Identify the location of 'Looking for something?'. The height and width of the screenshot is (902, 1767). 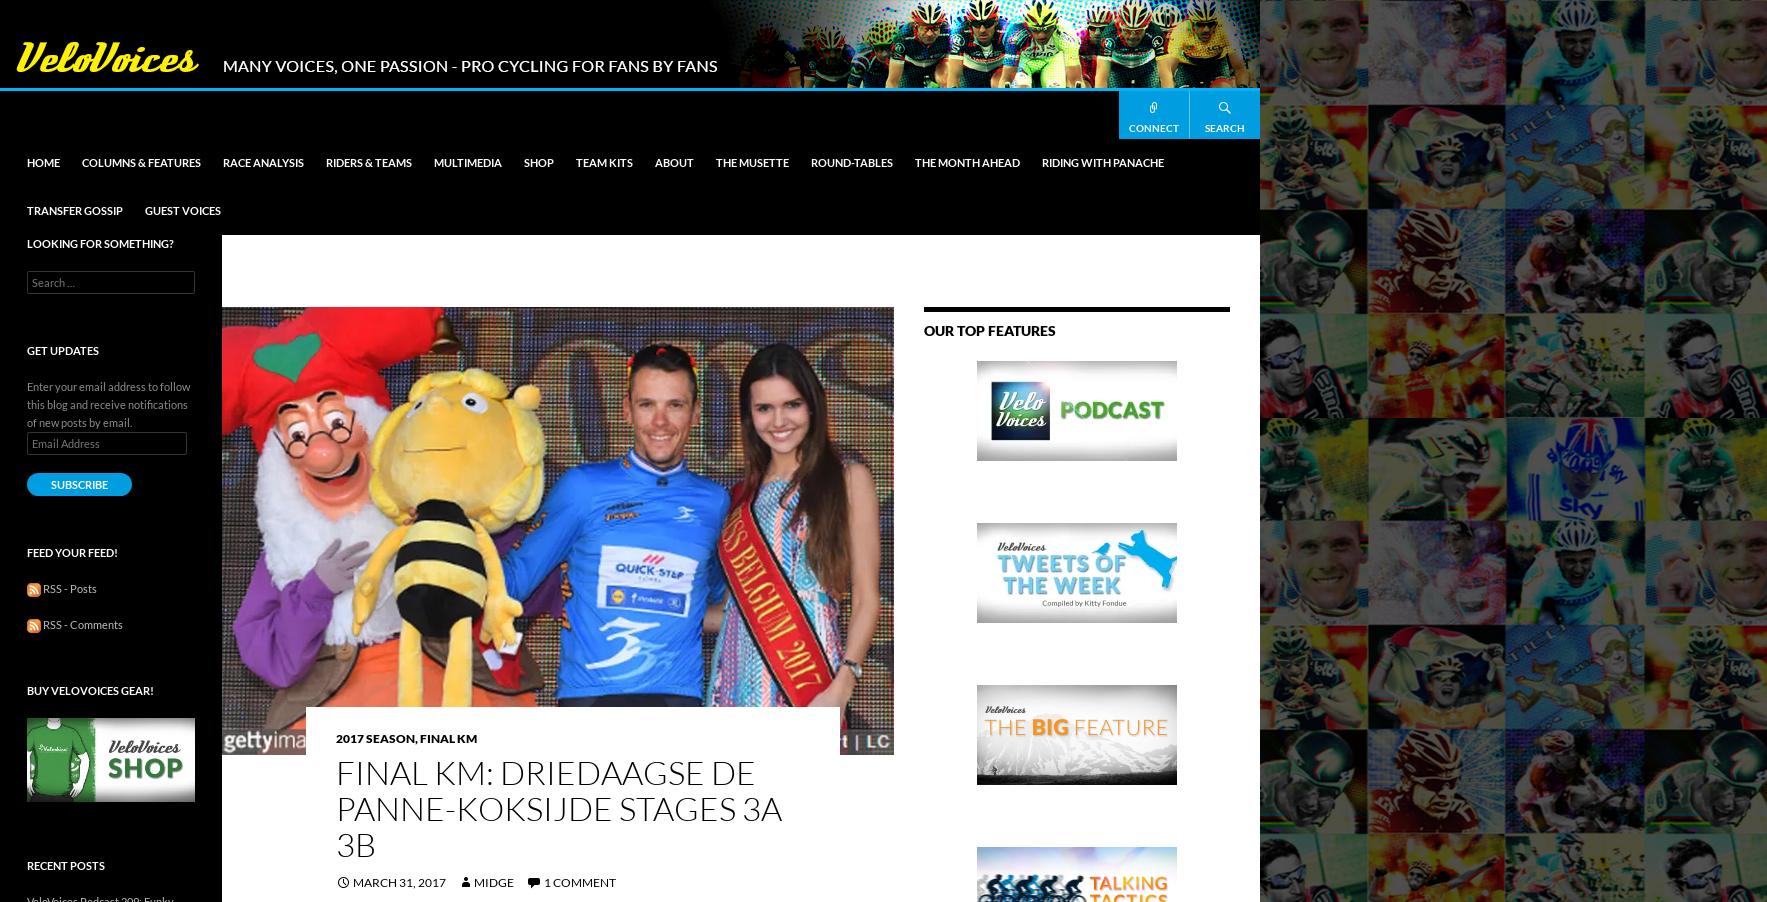
(99, 243).